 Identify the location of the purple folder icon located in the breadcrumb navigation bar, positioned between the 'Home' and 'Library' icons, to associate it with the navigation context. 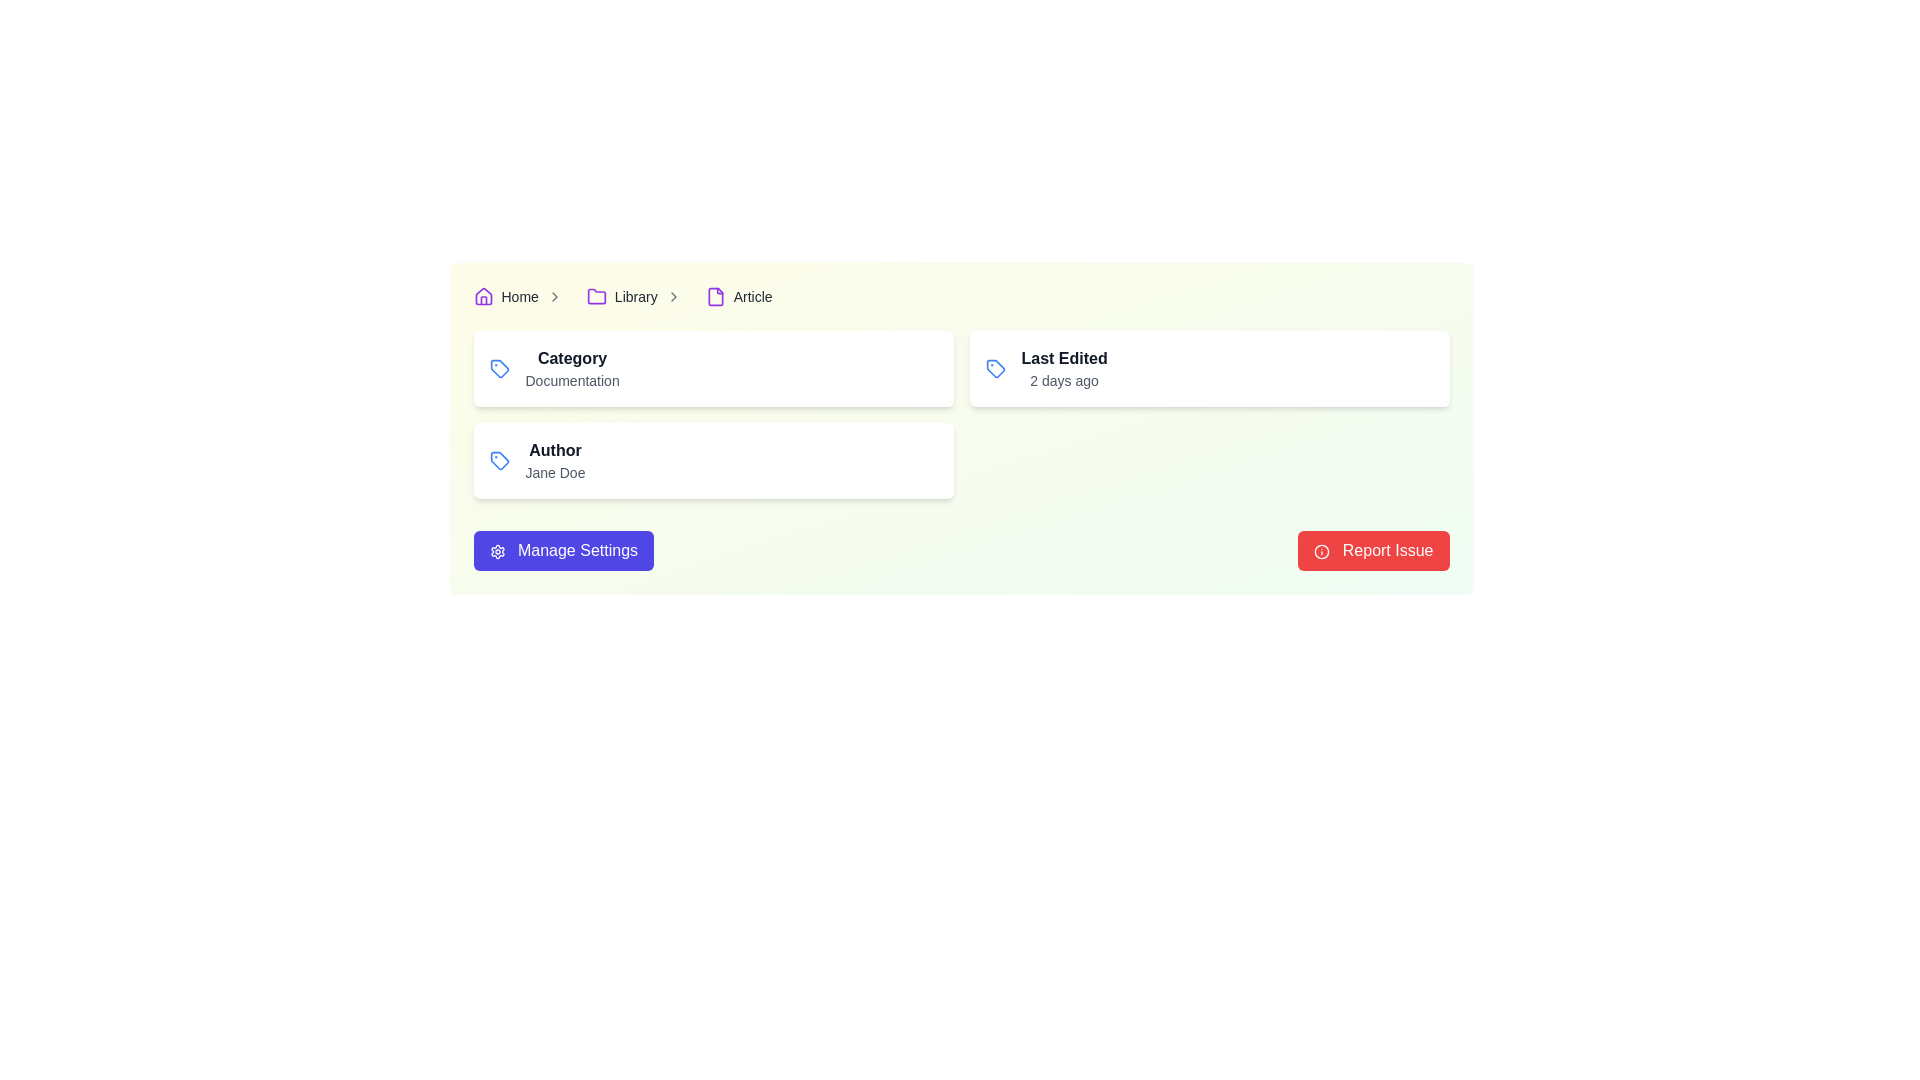
(595, 296).